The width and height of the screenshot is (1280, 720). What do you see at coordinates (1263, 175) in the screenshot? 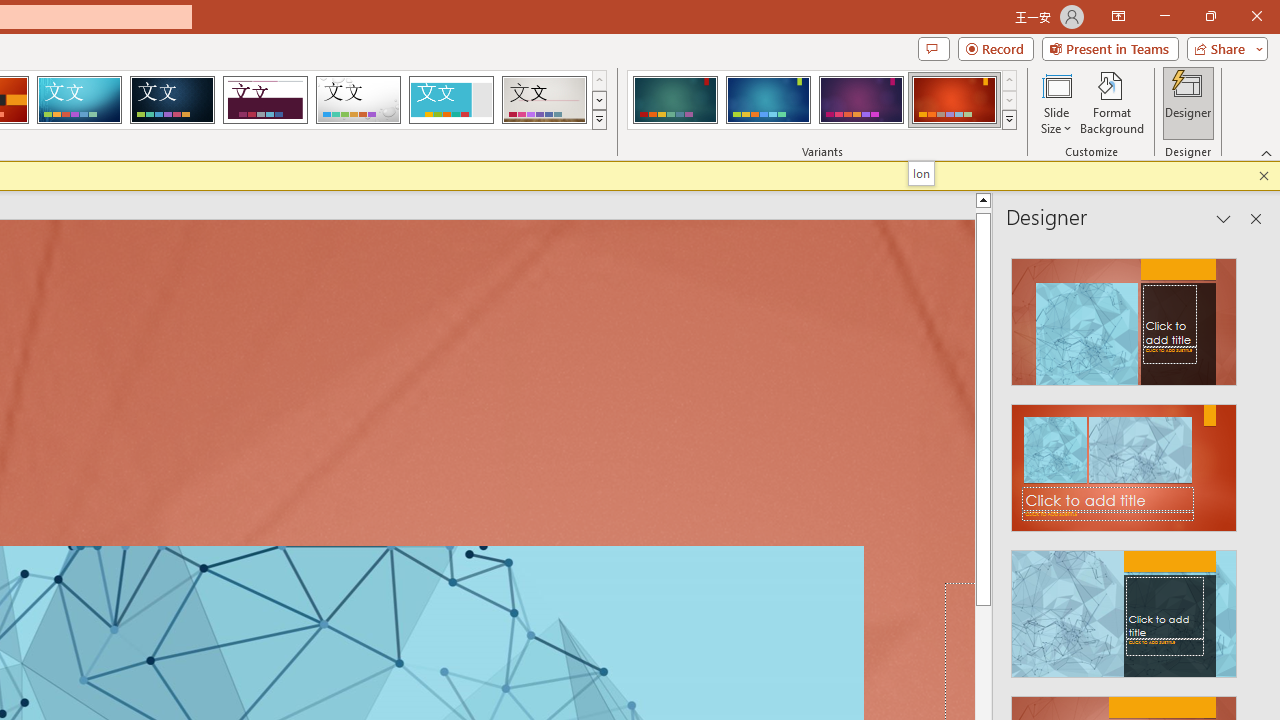
I see `'Close this message'` at bounding box center [1263, 175].